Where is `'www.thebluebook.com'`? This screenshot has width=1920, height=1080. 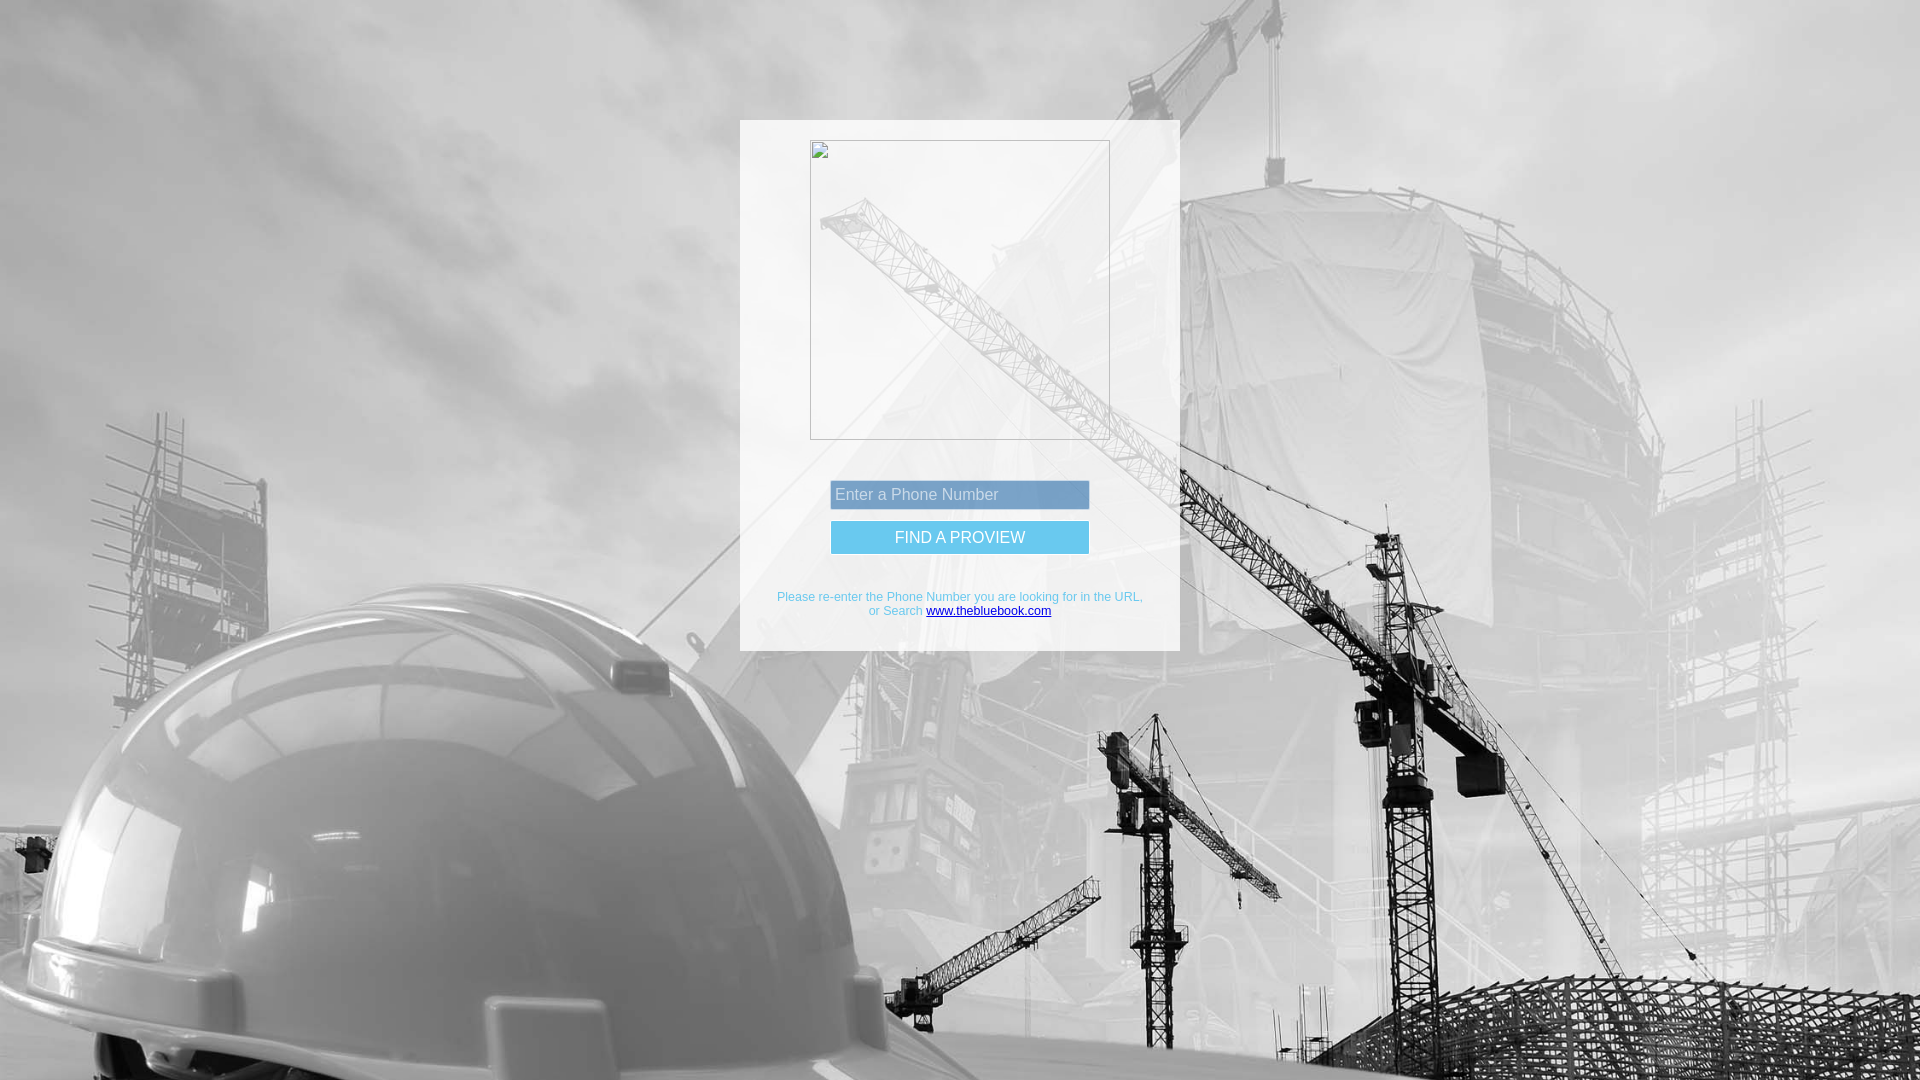 'www.thebluebook.com' is located at coordinates (988, 609).